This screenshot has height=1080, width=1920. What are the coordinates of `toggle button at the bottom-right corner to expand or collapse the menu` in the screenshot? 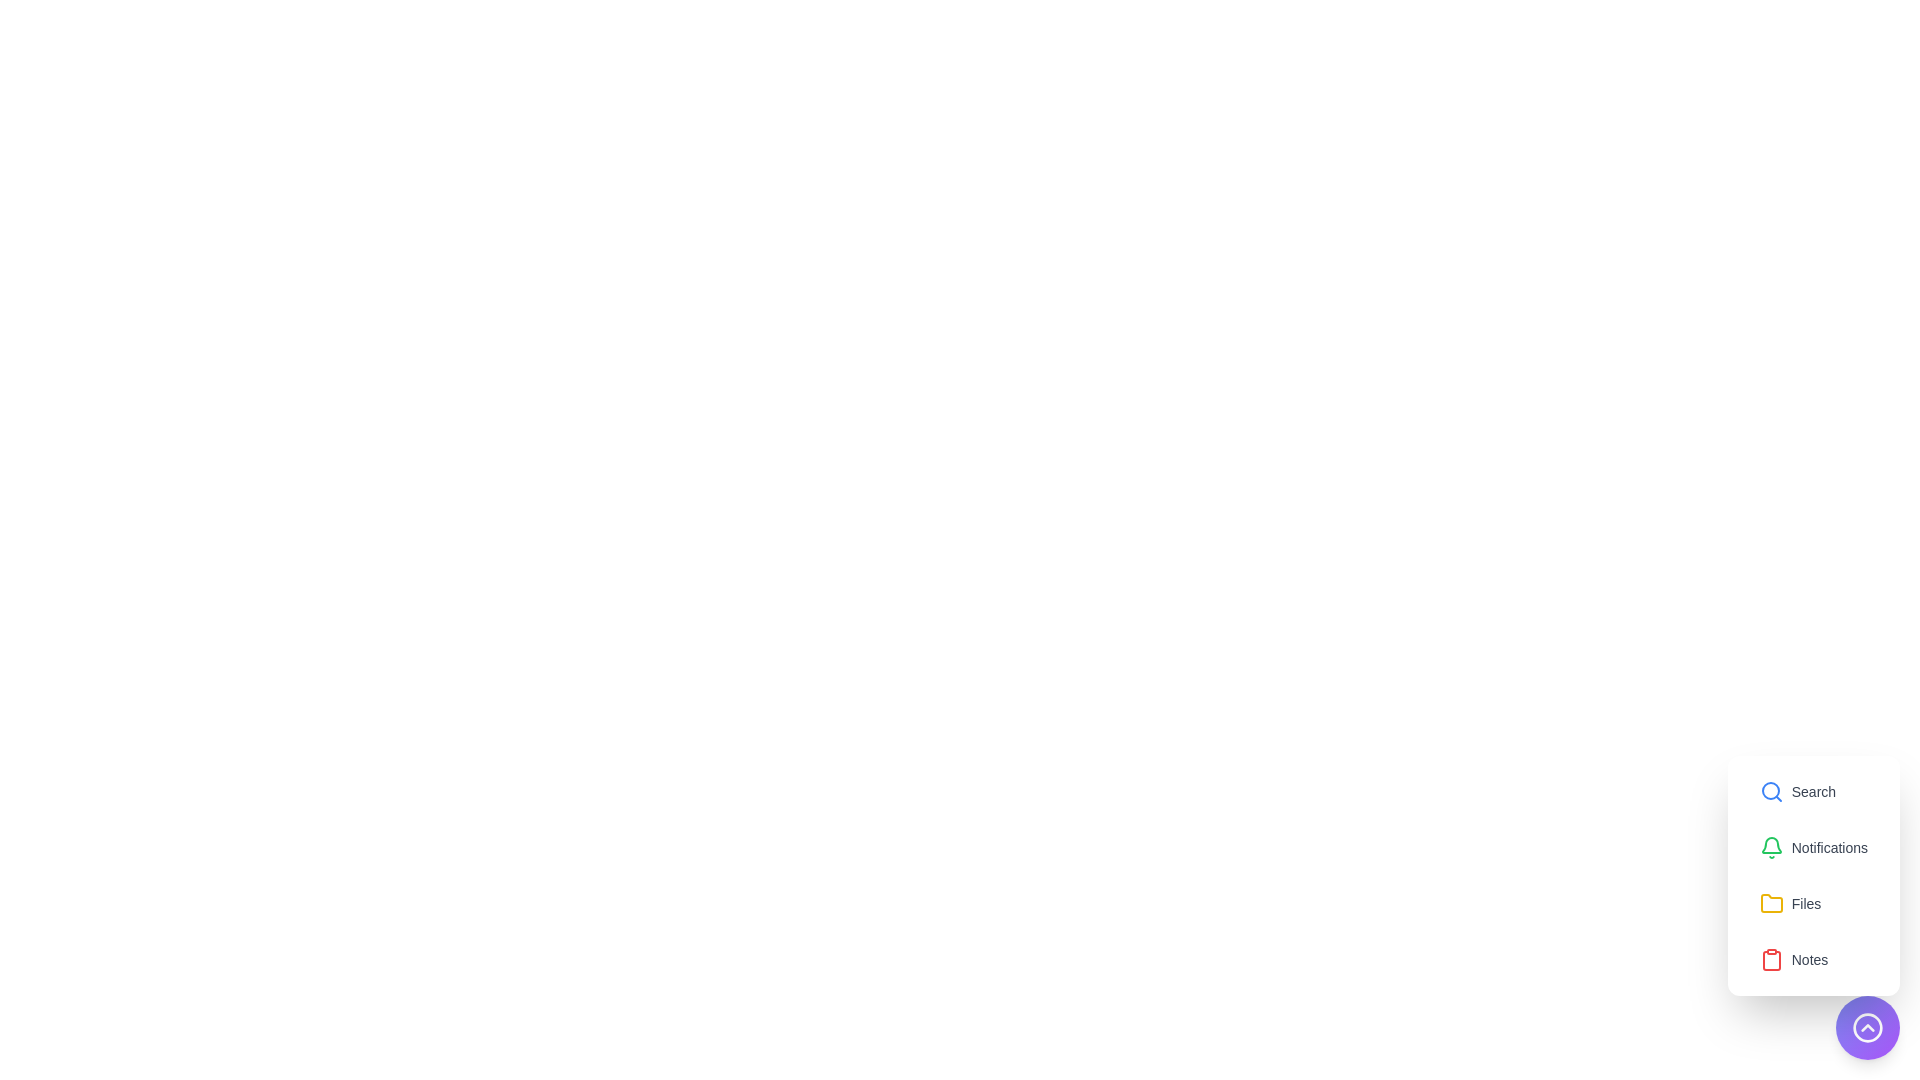 It's located at (1866, 1028).